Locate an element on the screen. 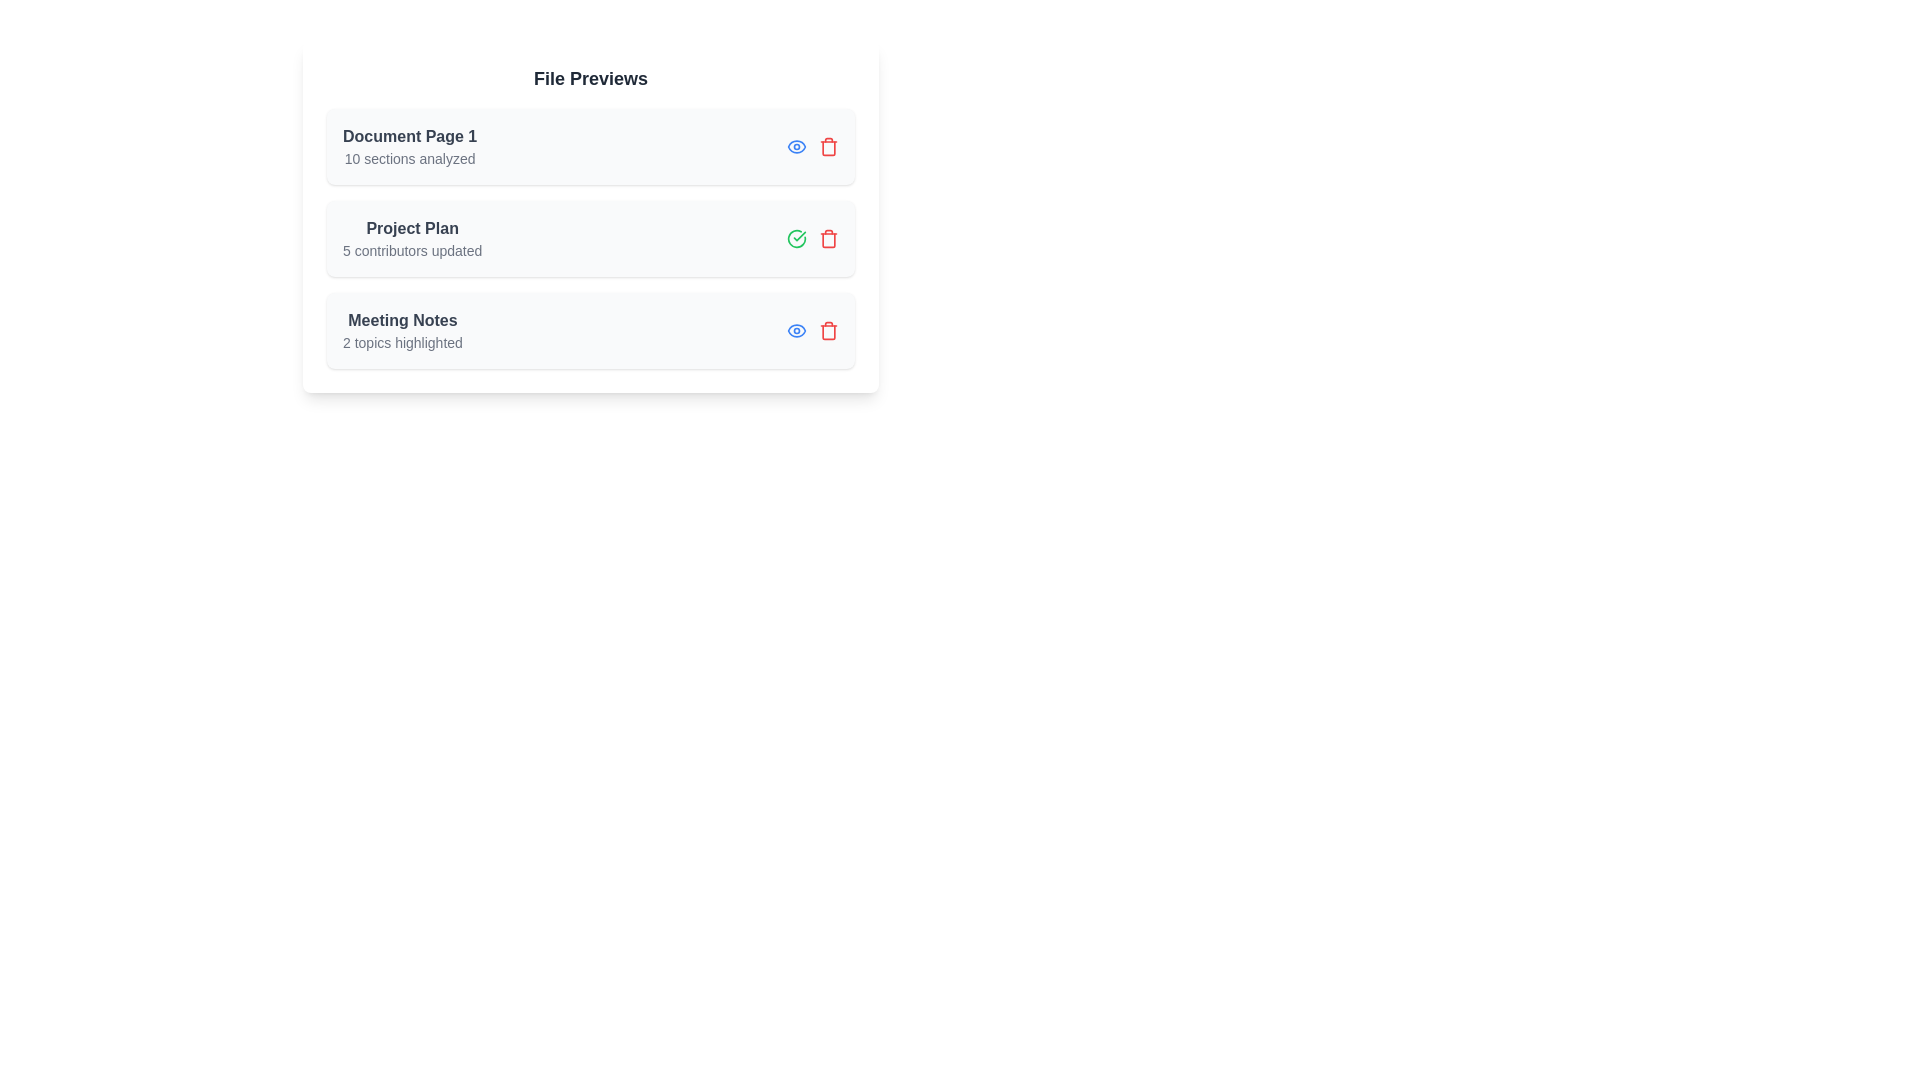 The width and height of the screenshot is (1920, 1080). 'Eye' icon for the item with title Meeting Notes is located at coordinates (795, 330).